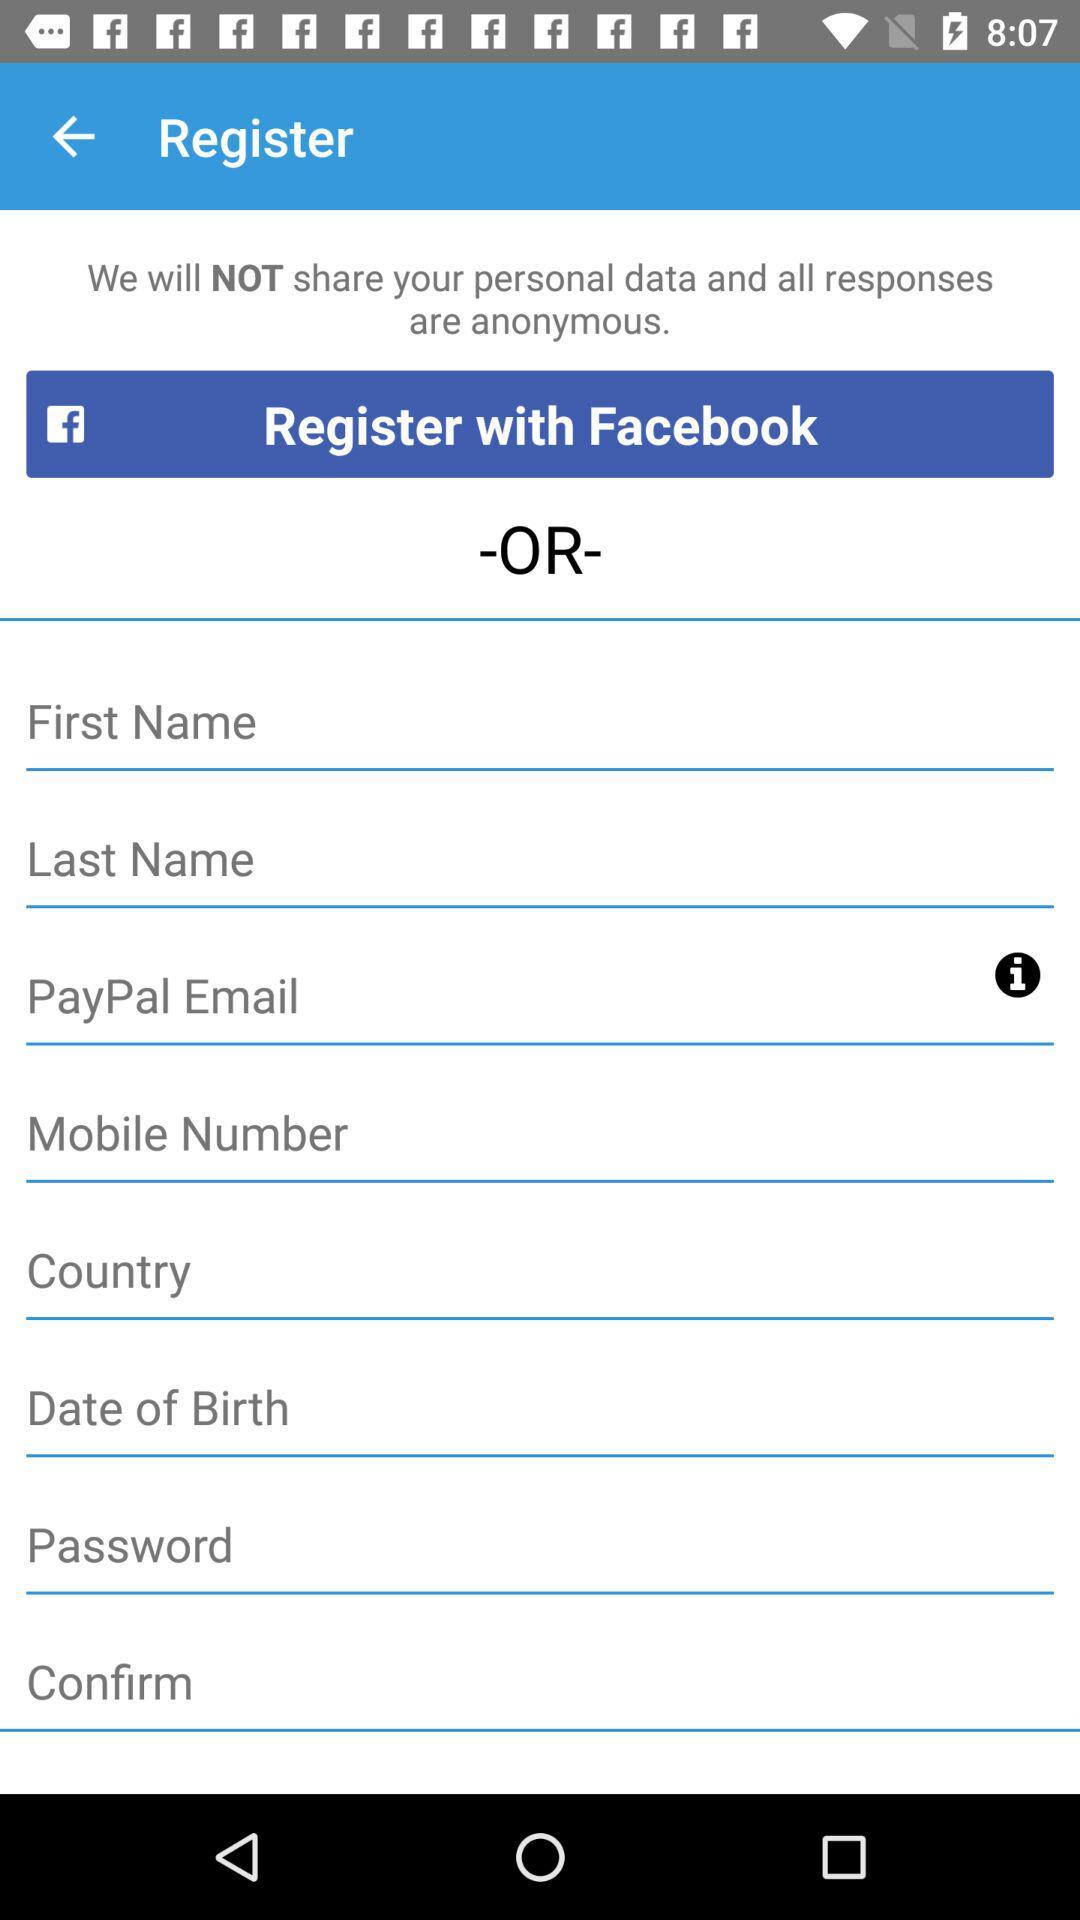  I want to click on birthday, so click(540, 1407).